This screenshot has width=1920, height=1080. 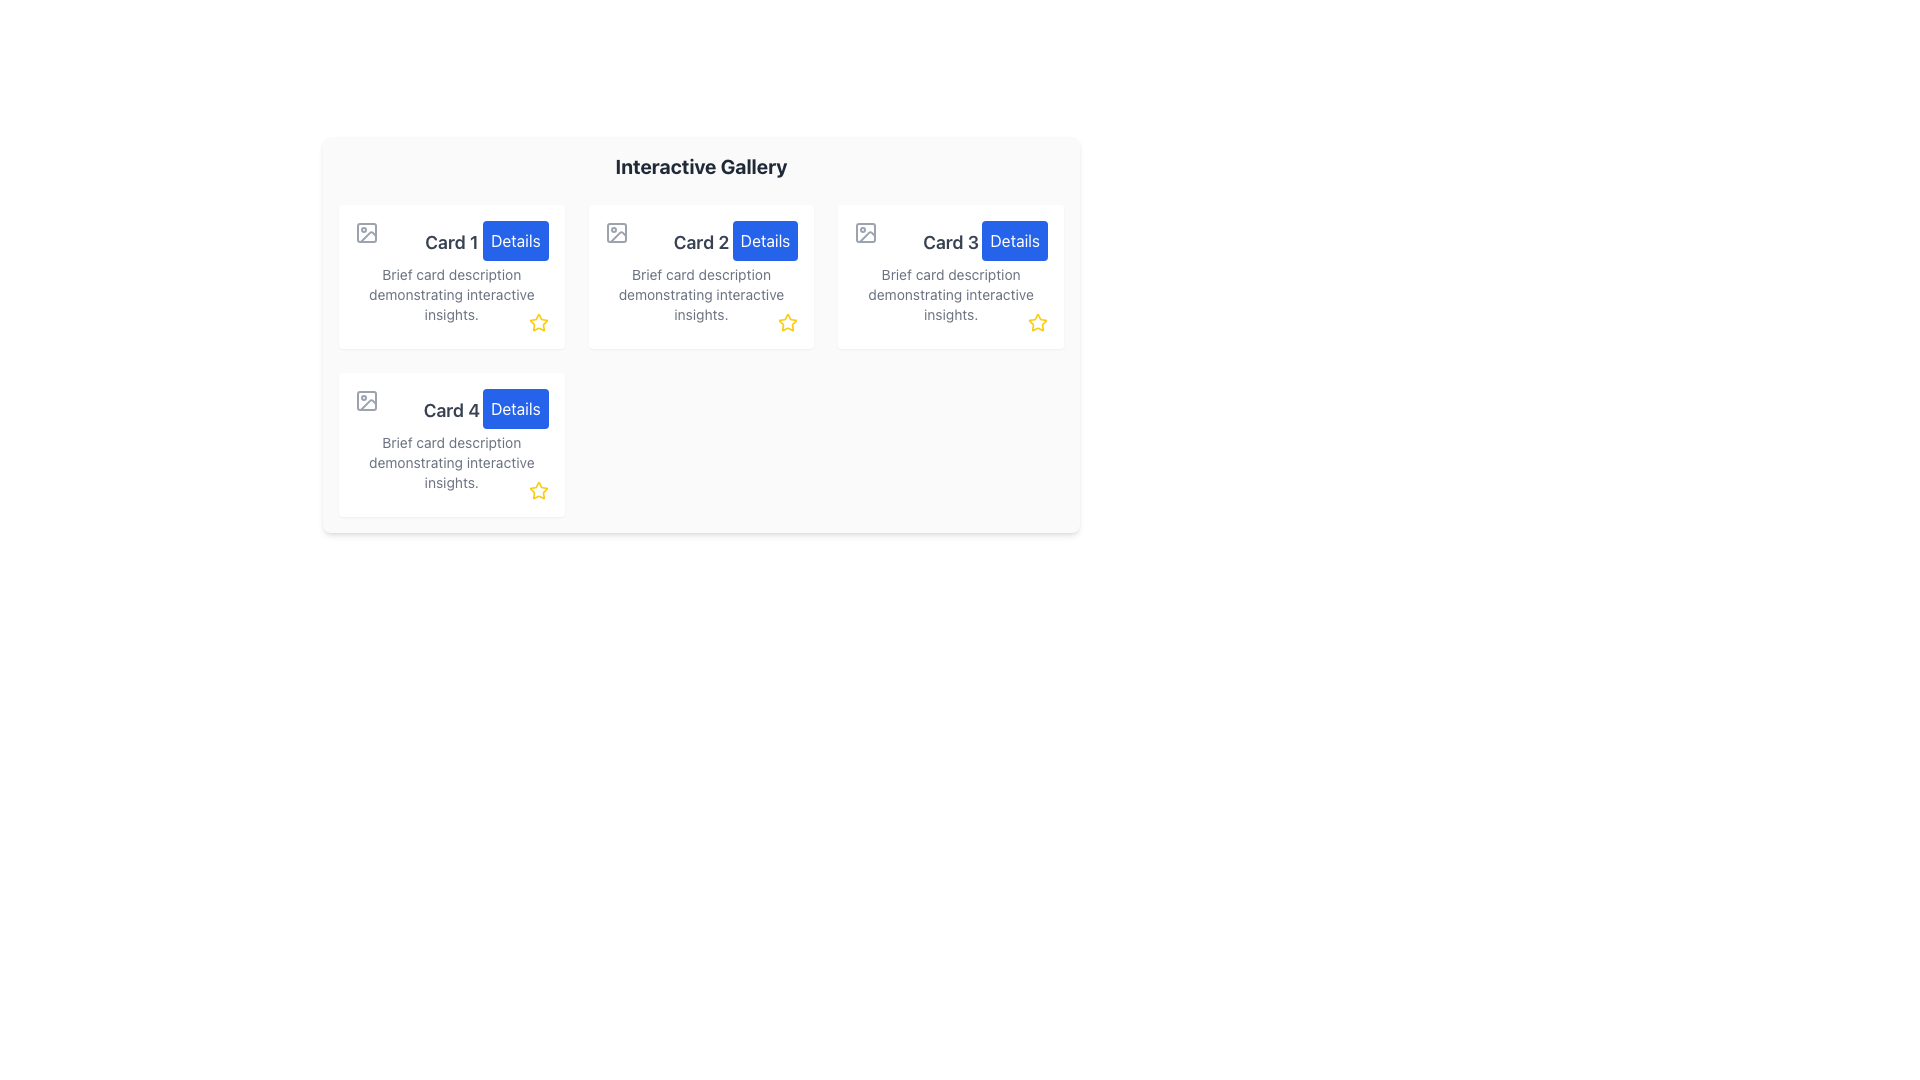 What do you see at coordinates (366, 401) in the screenshot?
I see `the small gray icon resembling a minimalist image placeholder located at the top-left corner of 'Card 4'` at bounding box center [366, 401].